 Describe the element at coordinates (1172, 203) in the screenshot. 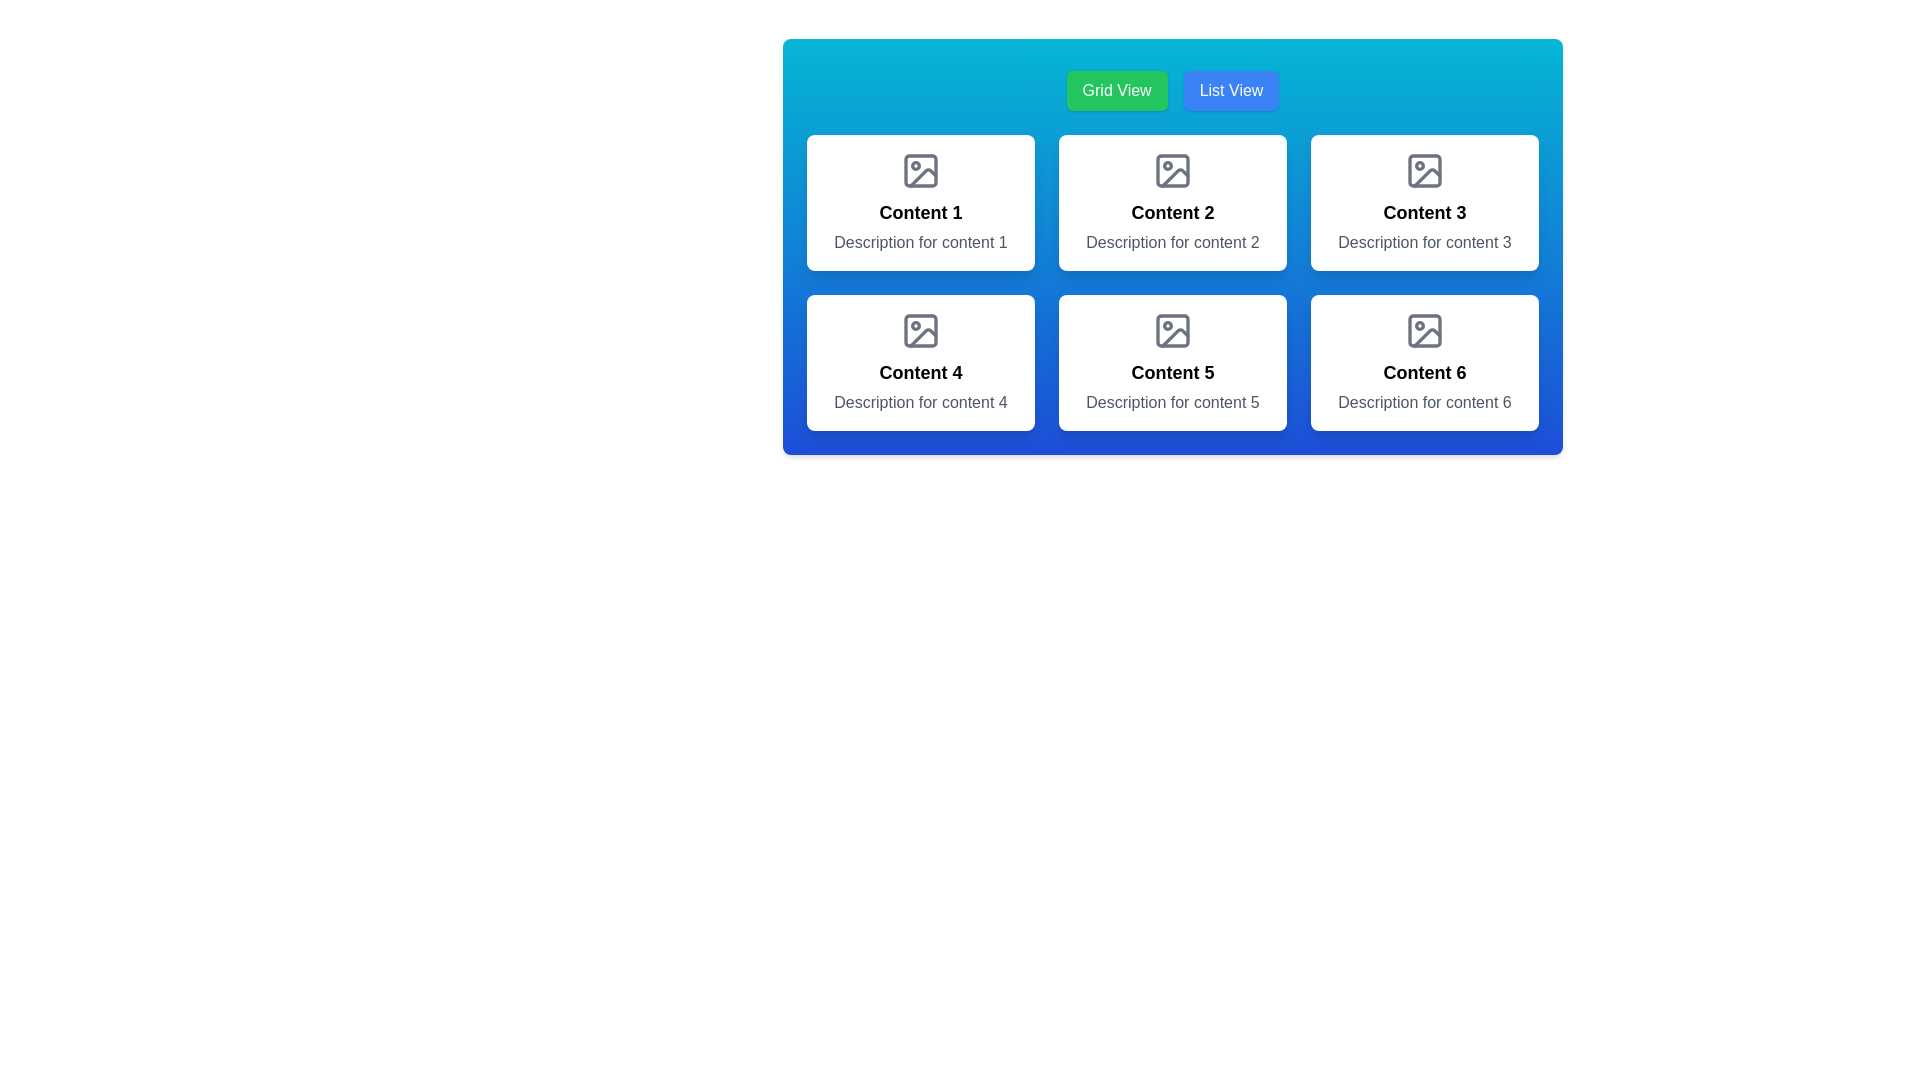

I see `the icon at the top of the 'Content 2' card, which is the second card in the first row of a grid layout` at that location.